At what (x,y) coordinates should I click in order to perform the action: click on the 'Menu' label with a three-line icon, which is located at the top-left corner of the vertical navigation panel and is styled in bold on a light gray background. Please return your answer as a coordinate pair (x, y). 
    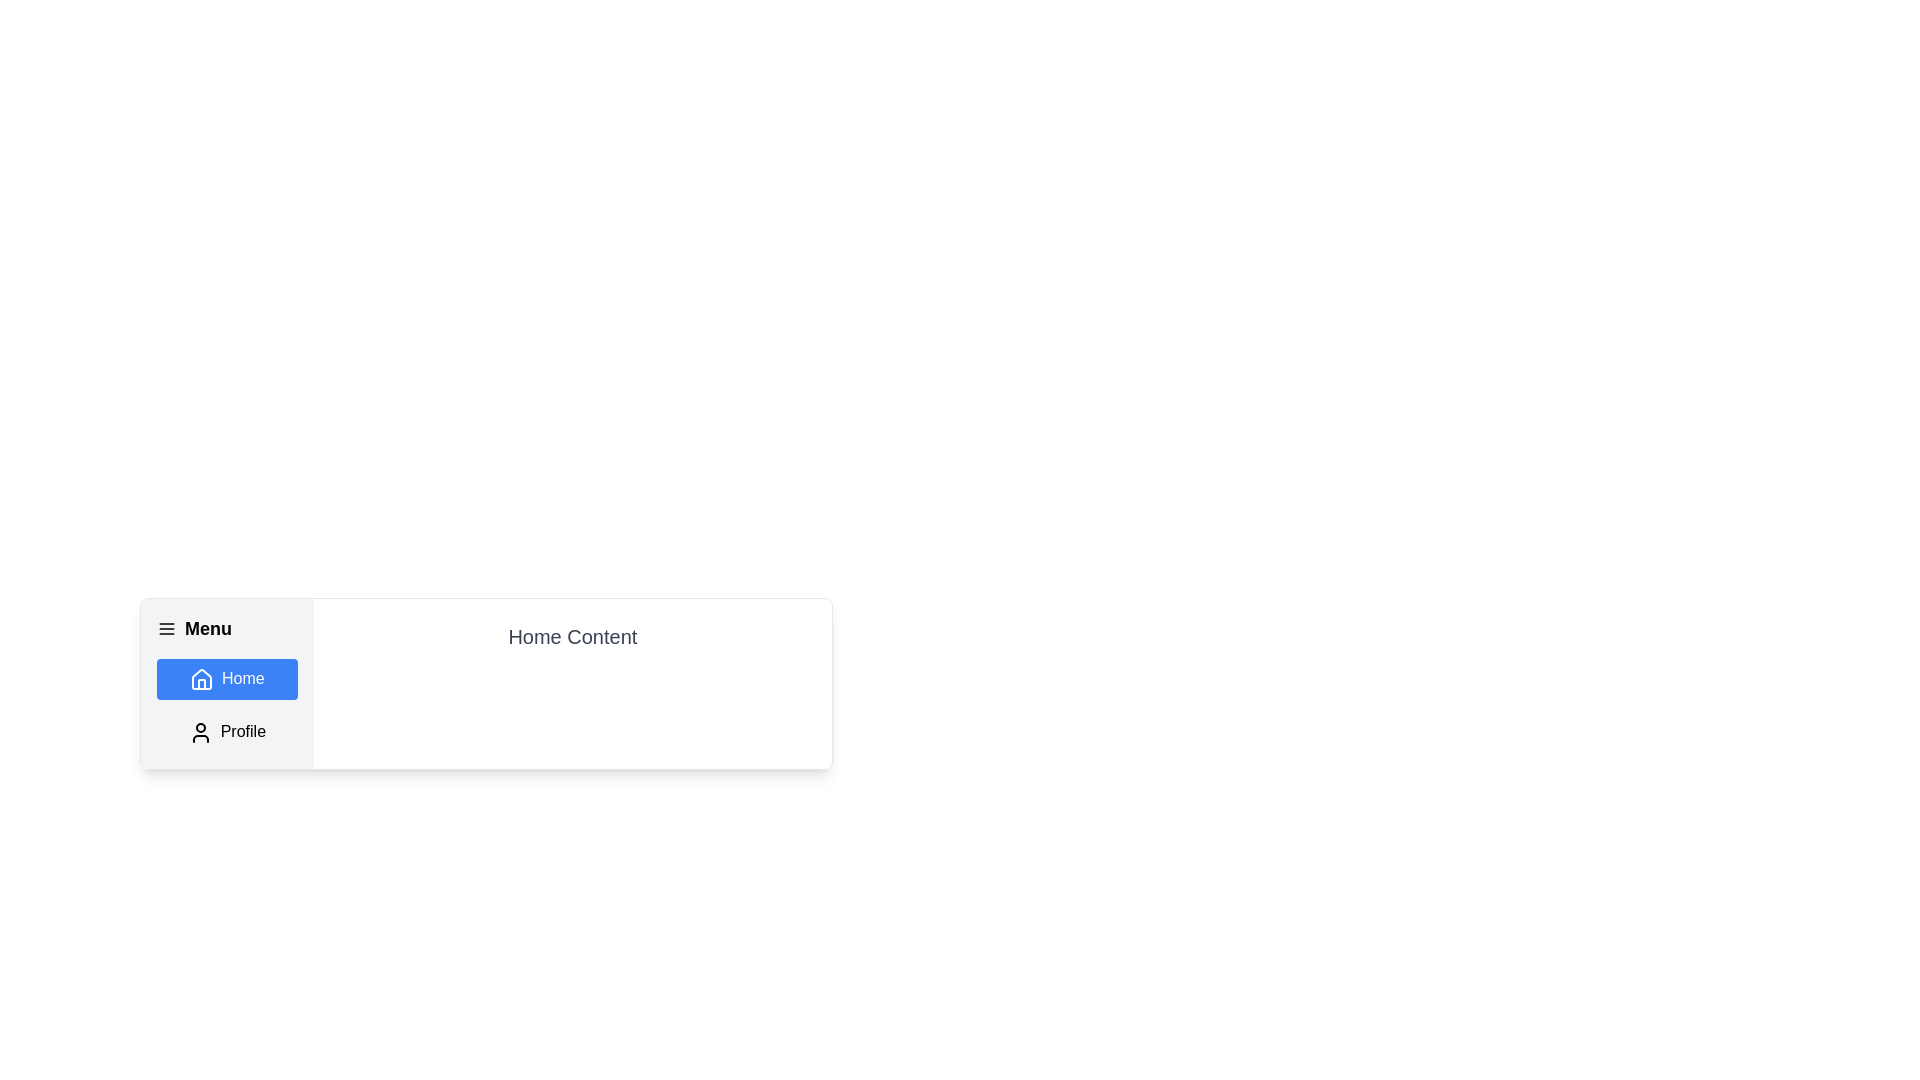
    Looking at the image, I should click on (227, 627).